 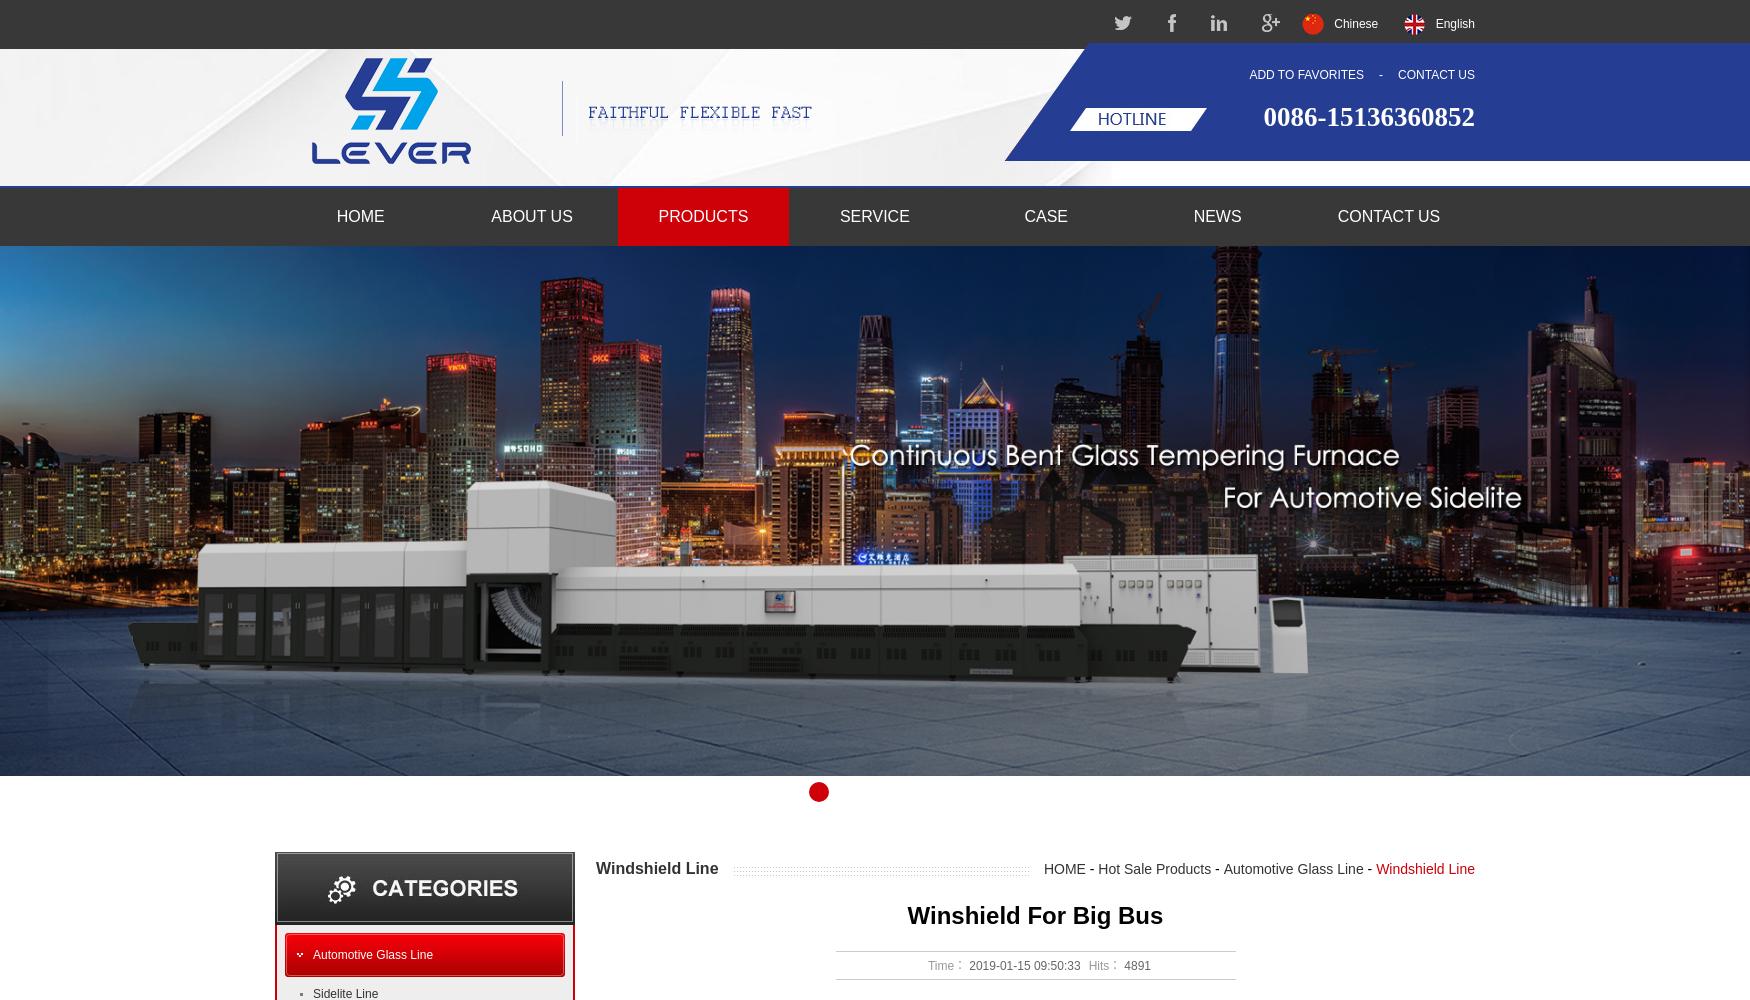 I want to click on 'English', so click(x=1454, y=24).